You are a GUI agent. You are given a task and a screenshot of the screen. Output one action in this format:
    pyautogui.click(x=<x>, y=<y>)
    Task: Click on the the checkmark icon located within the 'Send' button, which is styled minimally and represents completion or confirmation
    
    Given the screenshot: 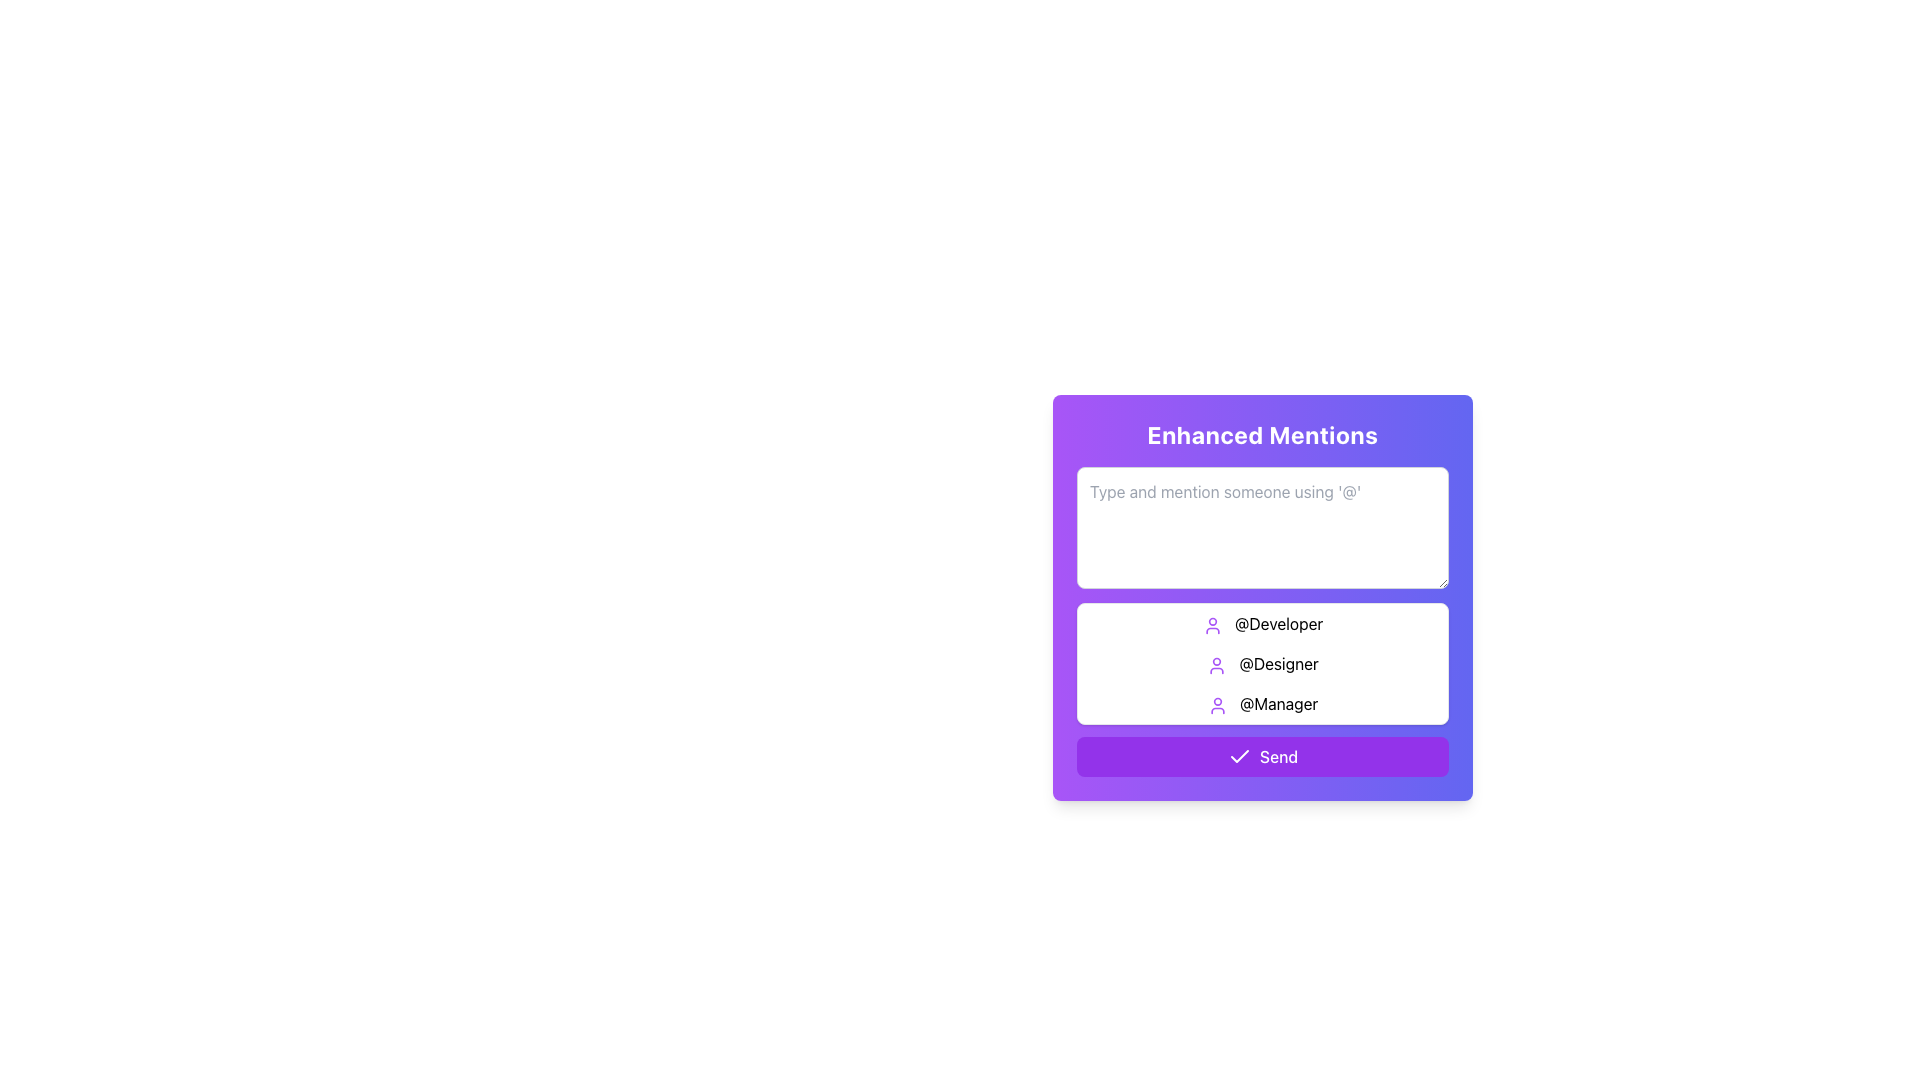 What is the action you would take?
    pyautogui.click(x=1238, y=756)
    